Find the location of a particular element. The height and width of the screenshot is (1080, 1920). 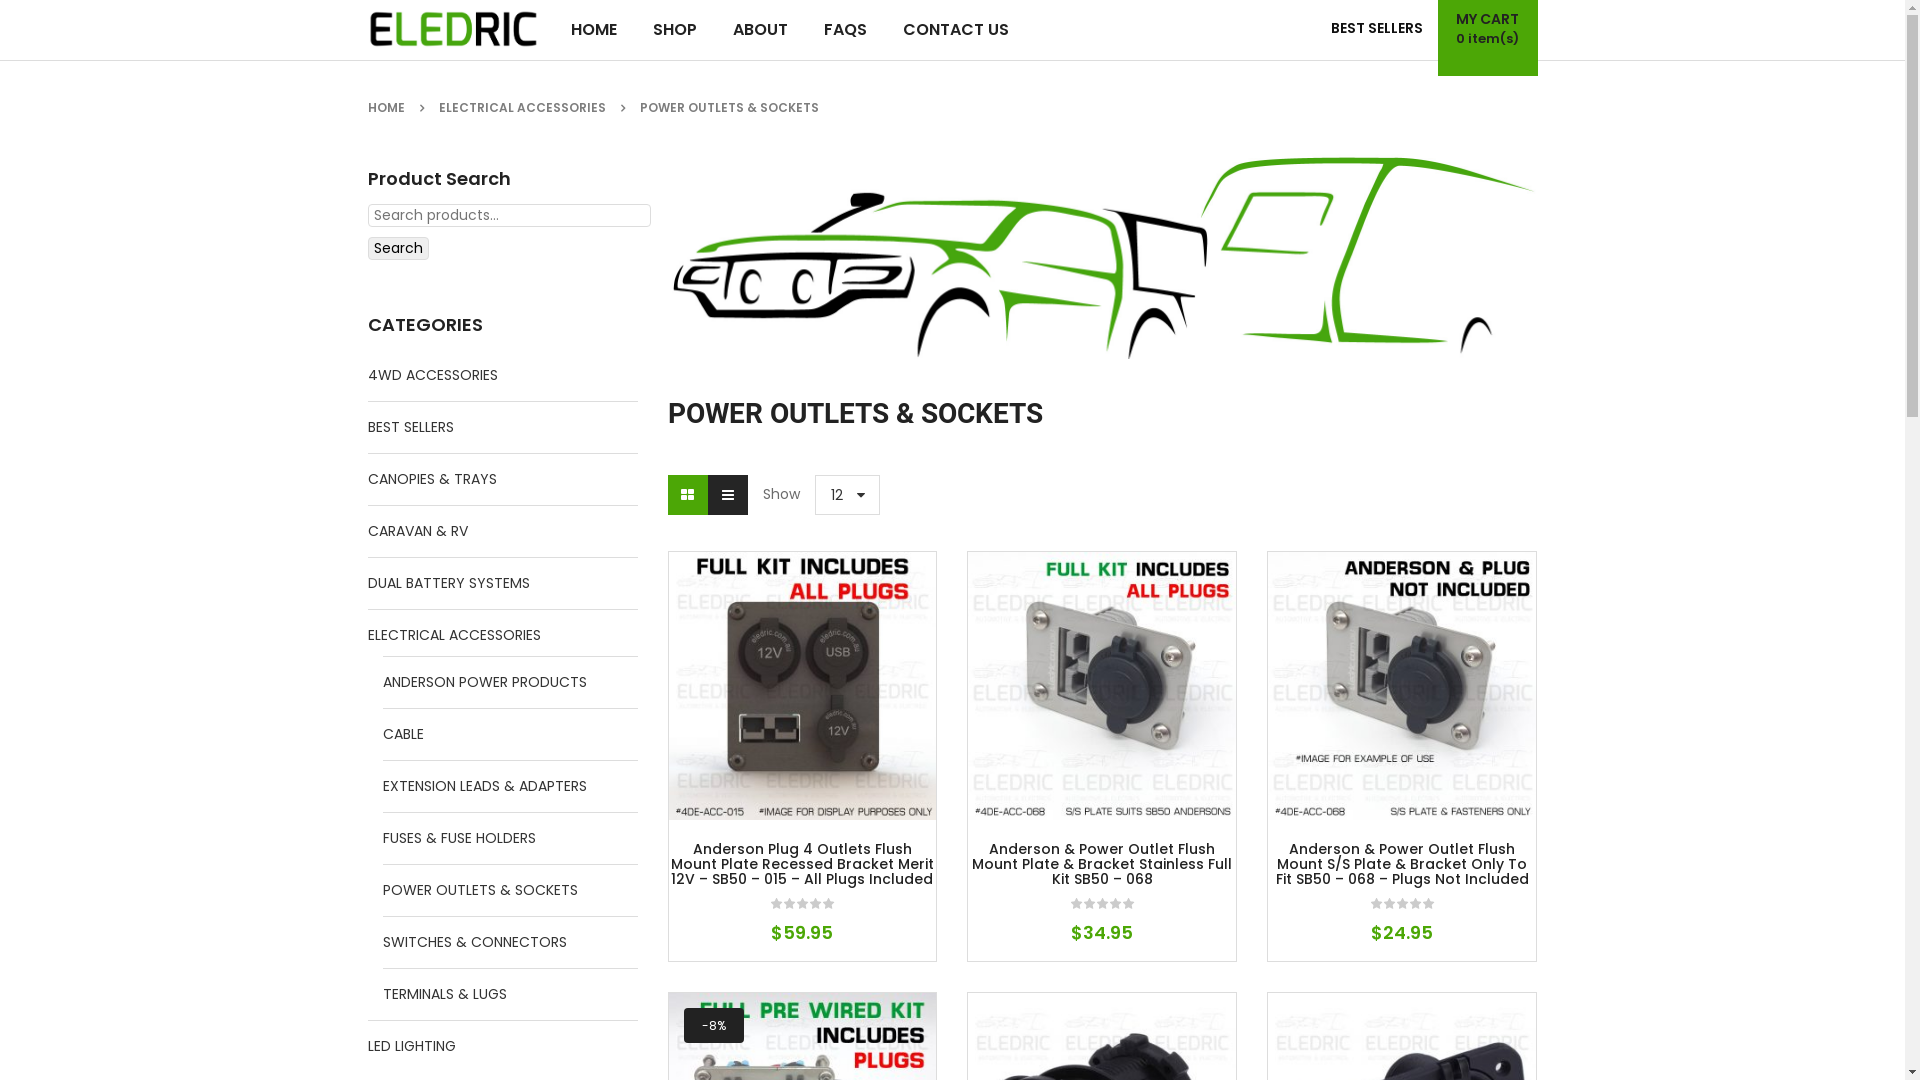

'DUAL BATTERY SYSTEMS' is located at coordinates (368, 583).